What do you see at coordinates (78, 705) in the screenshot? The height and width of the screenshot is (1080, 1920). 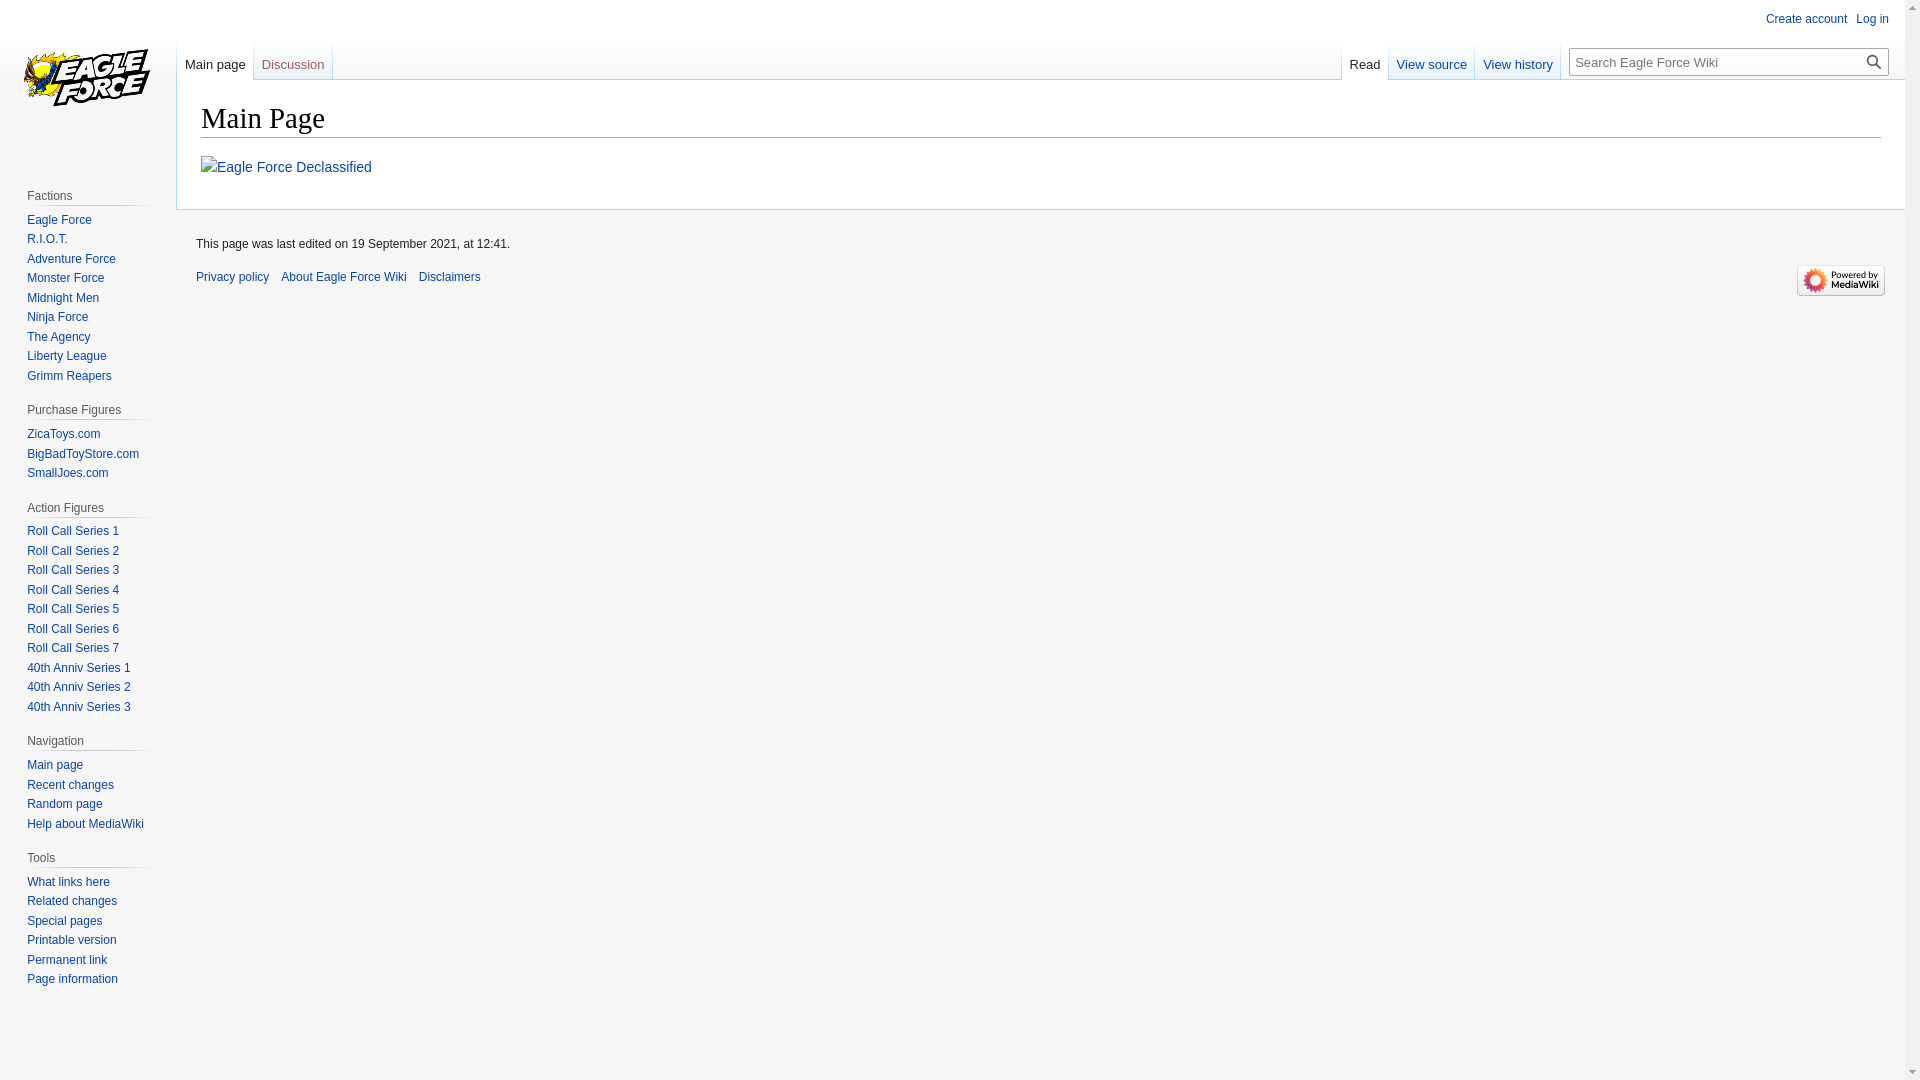 I see `'40th Anniv Series 3'` at bounding box center [78, 705].